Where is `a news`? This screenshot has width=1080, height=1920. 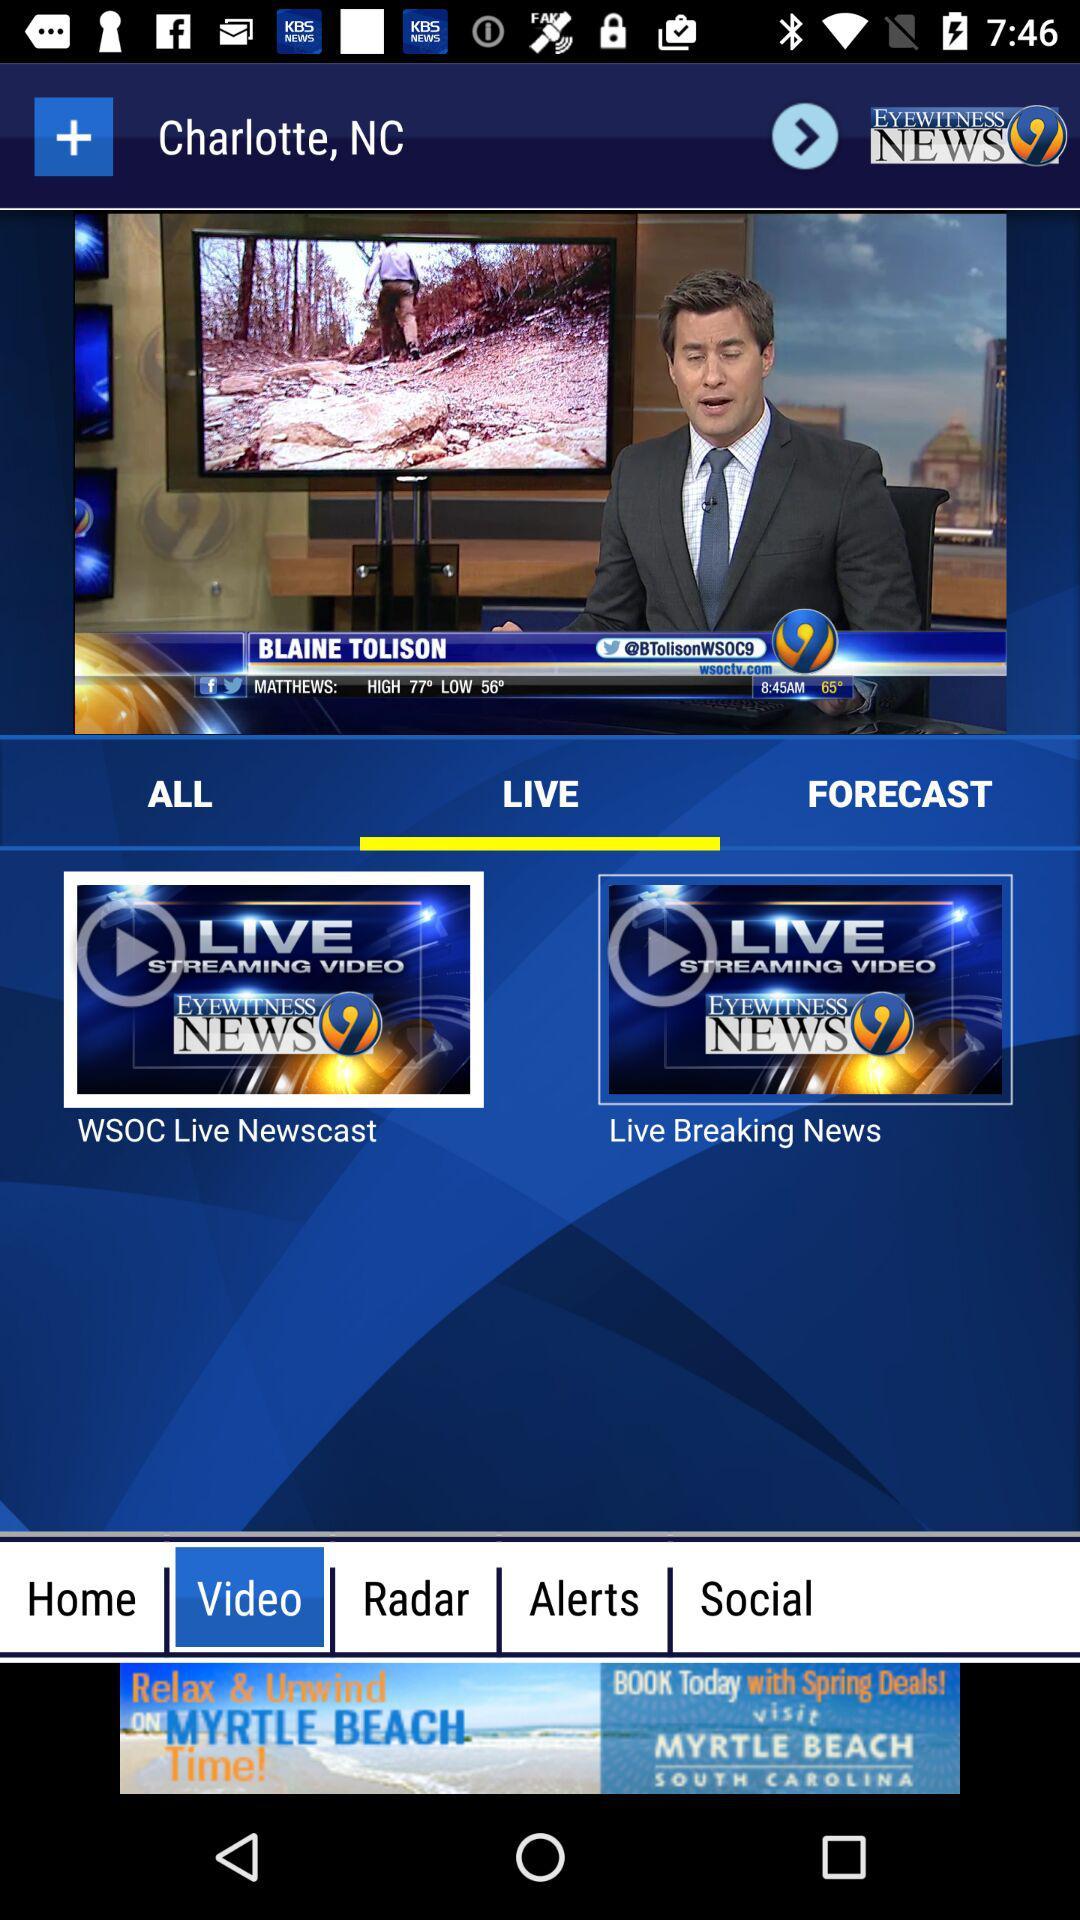 a news is located at coordinates (72, 135).